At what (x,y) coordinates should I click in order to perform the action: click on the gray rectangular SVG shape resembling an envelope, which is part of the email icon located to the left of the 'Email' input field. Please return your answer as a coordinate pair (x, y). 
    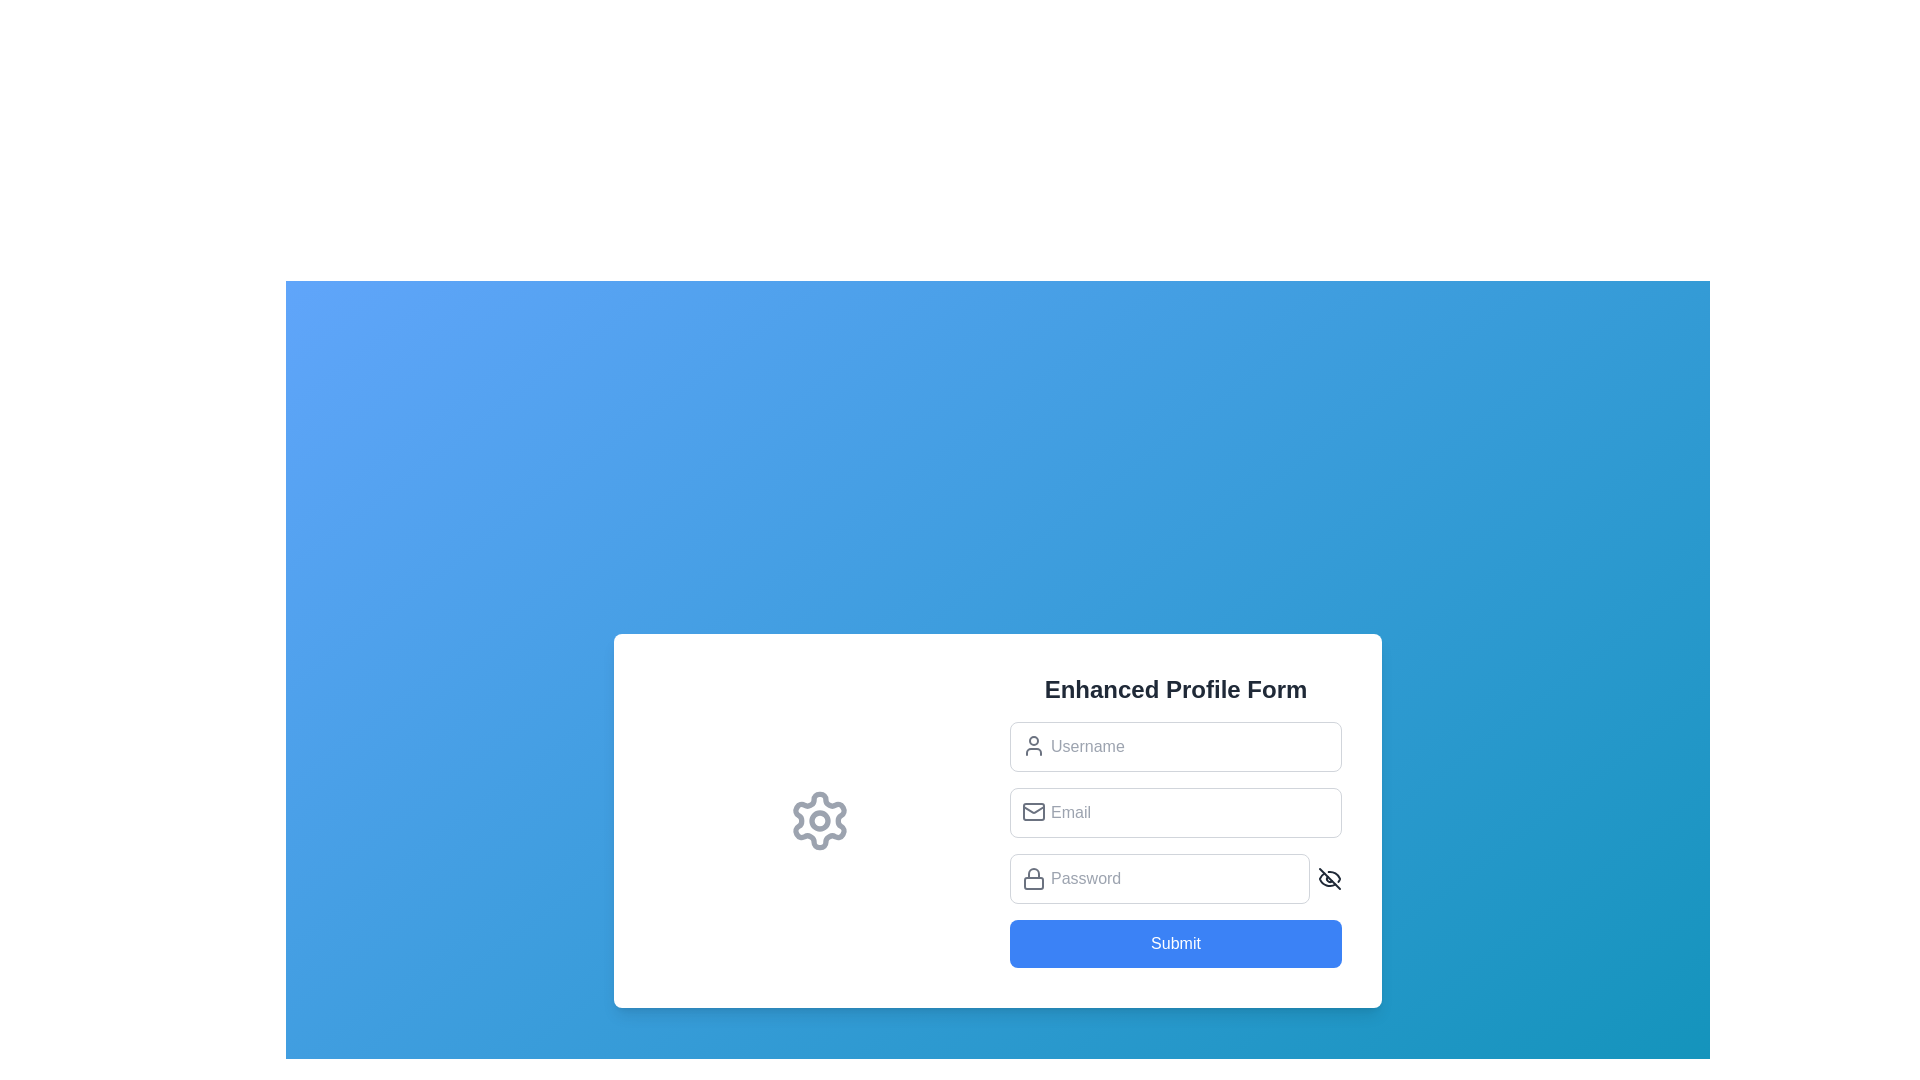
    Looking at the image, I should click on (1033, 812).